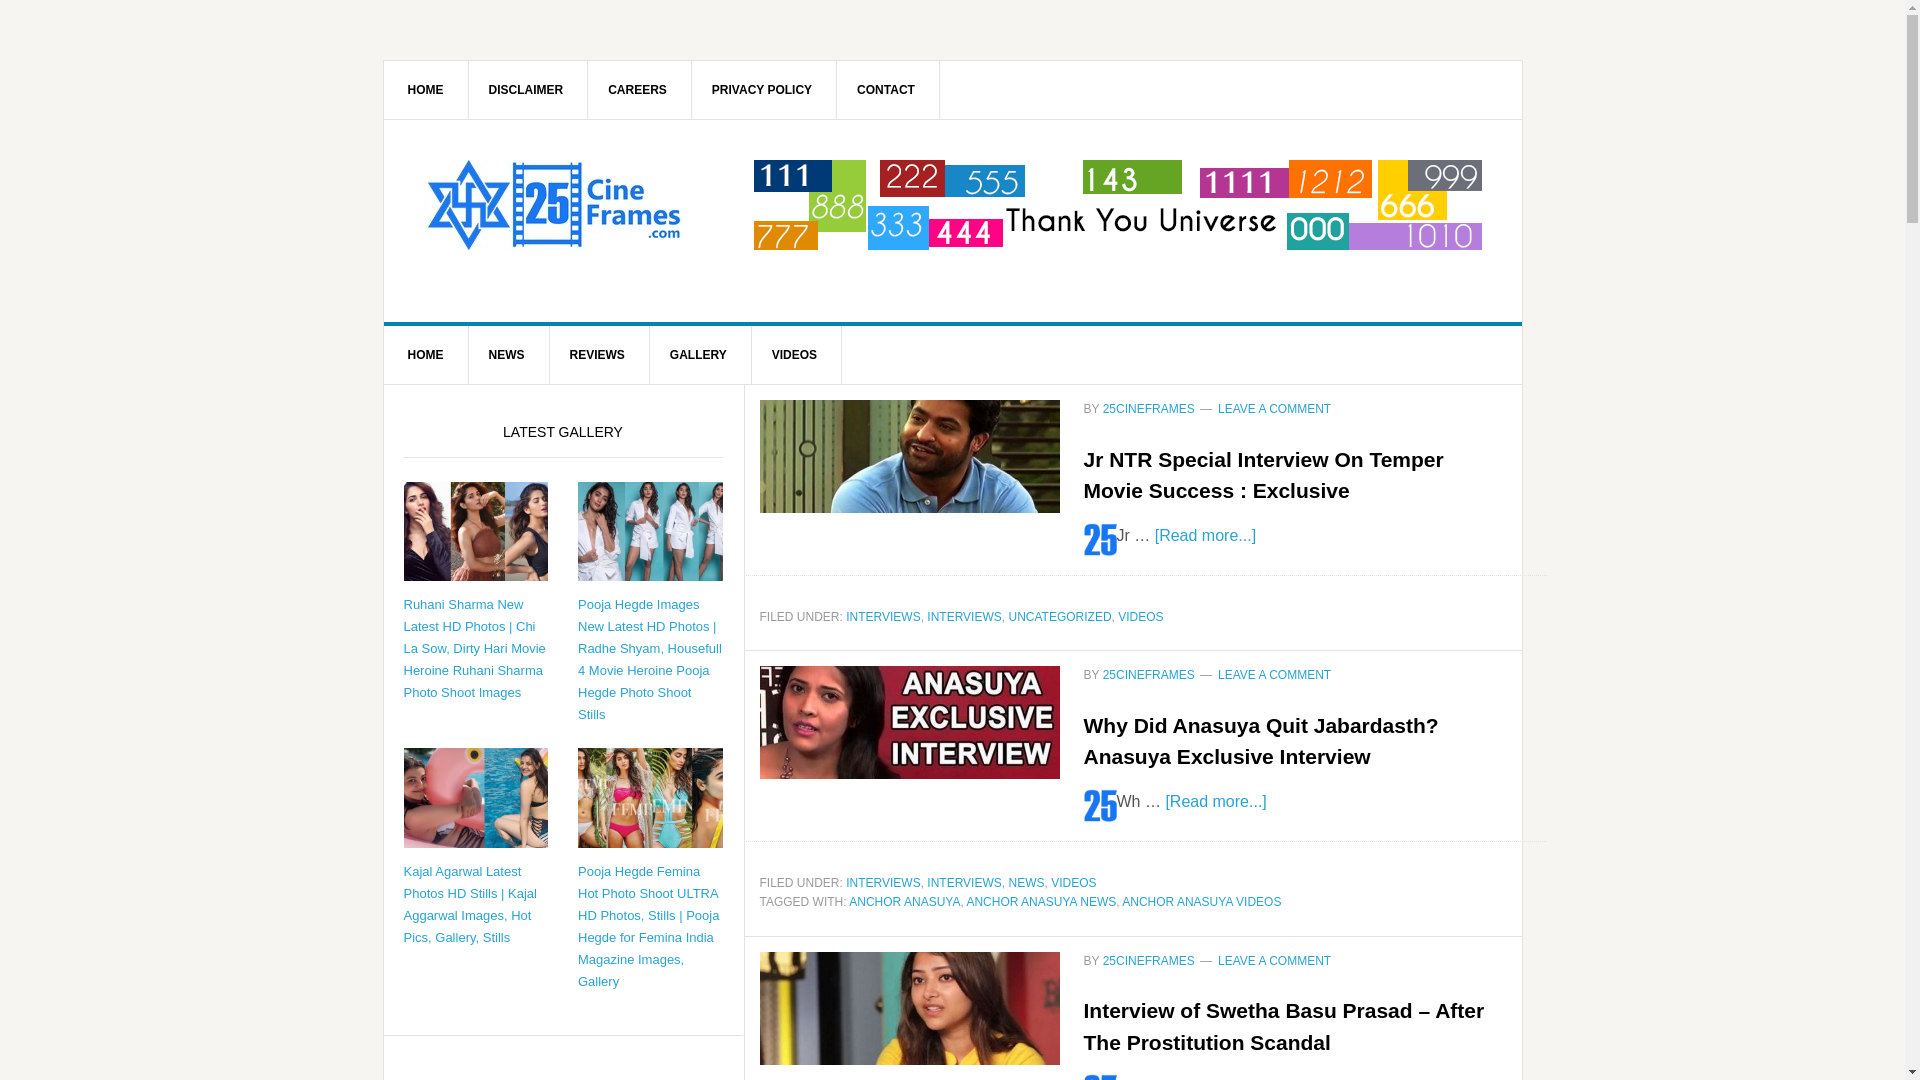  Describe the element at coordinates (903, 902) in the screenshot. I see `'ANCHOR ANASUYA'` at that location.